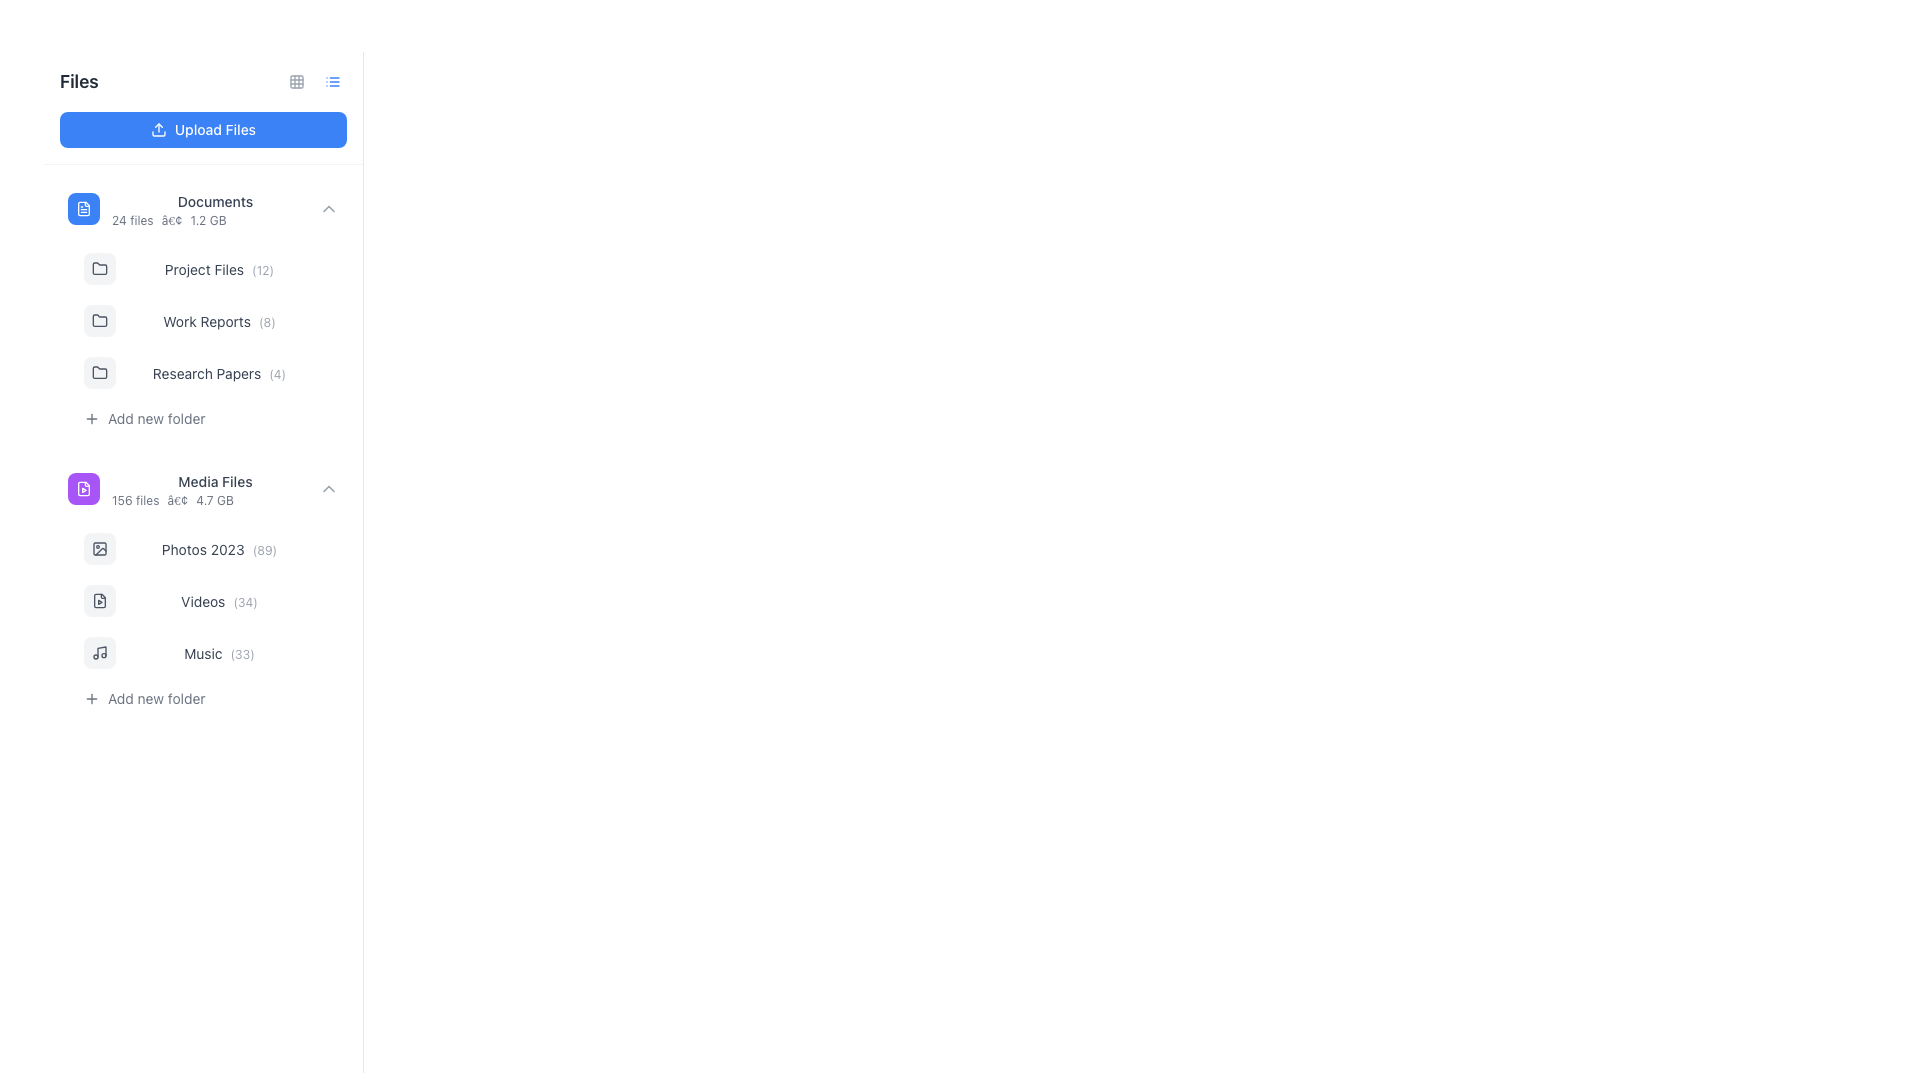 The image size is (1920, 1080). Describe the element at coordinates (82, 208) in the screenshot. I see `decorative vector graphic resembling a document icon located in the top left quadrant of the page, adjacent to the text label 'Documents'` at that location.